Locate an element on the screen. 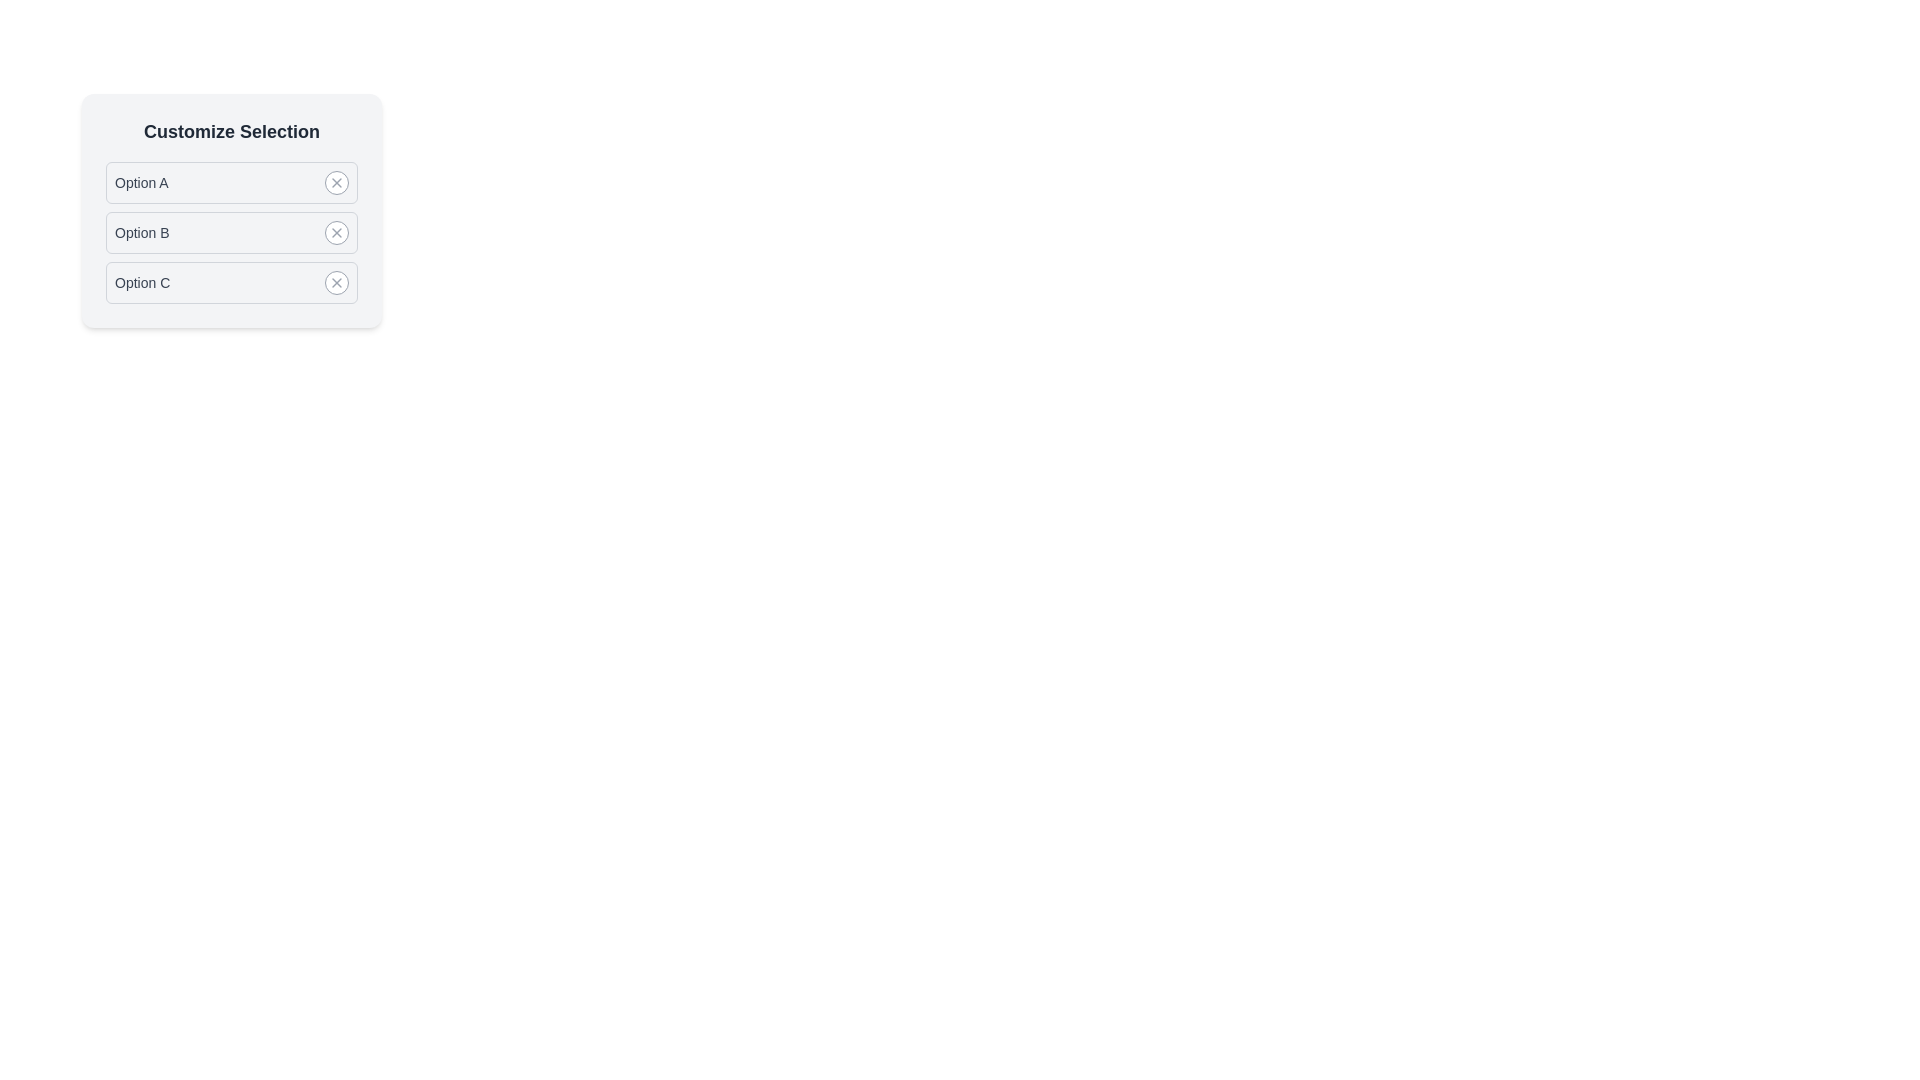  the option corresponding to Option A is located at coordinates (336, 182).